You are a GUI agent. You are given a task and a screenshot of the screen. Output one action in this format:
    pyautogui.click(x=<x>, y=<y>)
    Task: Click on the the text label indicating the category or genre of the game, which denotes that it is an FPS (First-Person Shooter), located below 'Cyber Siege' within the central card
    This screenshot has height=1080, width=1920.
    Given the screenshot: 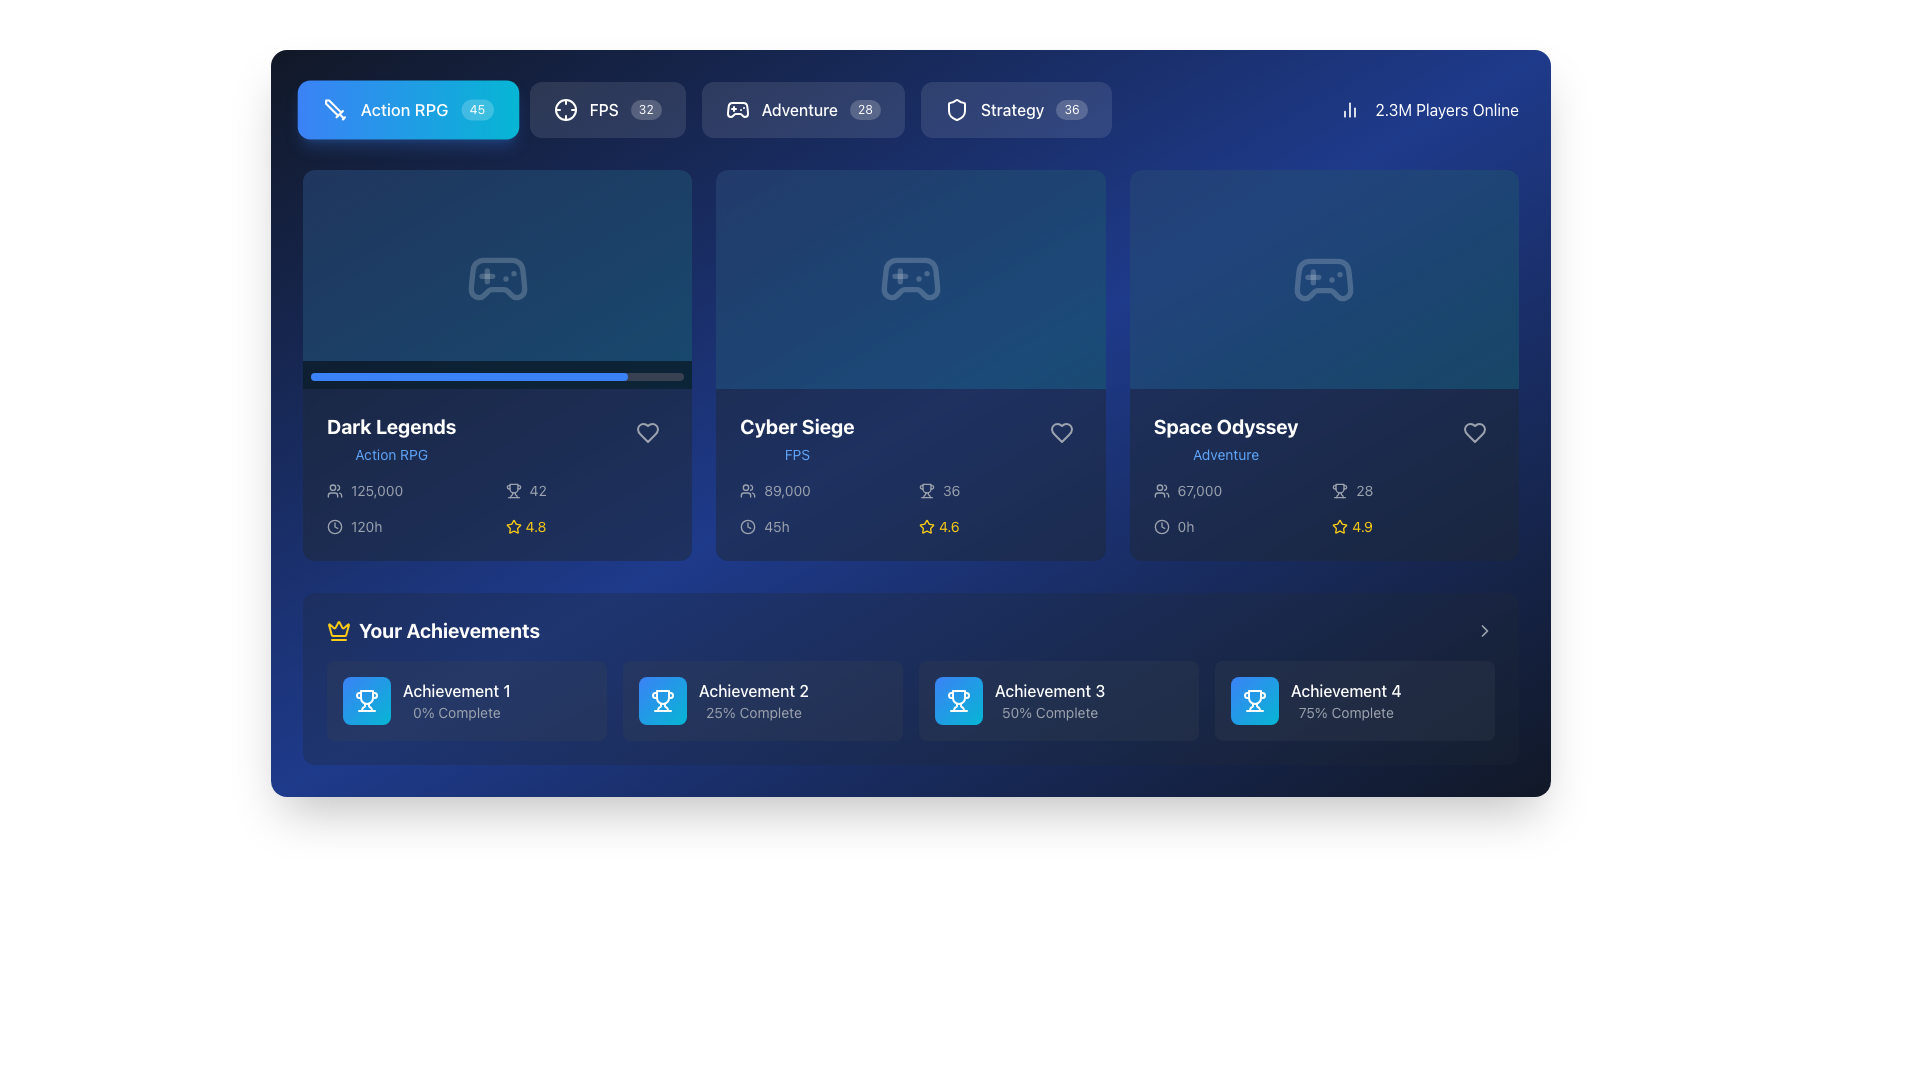 What is the action you would take?
    pyautogui.click(x=796, y=455)
    